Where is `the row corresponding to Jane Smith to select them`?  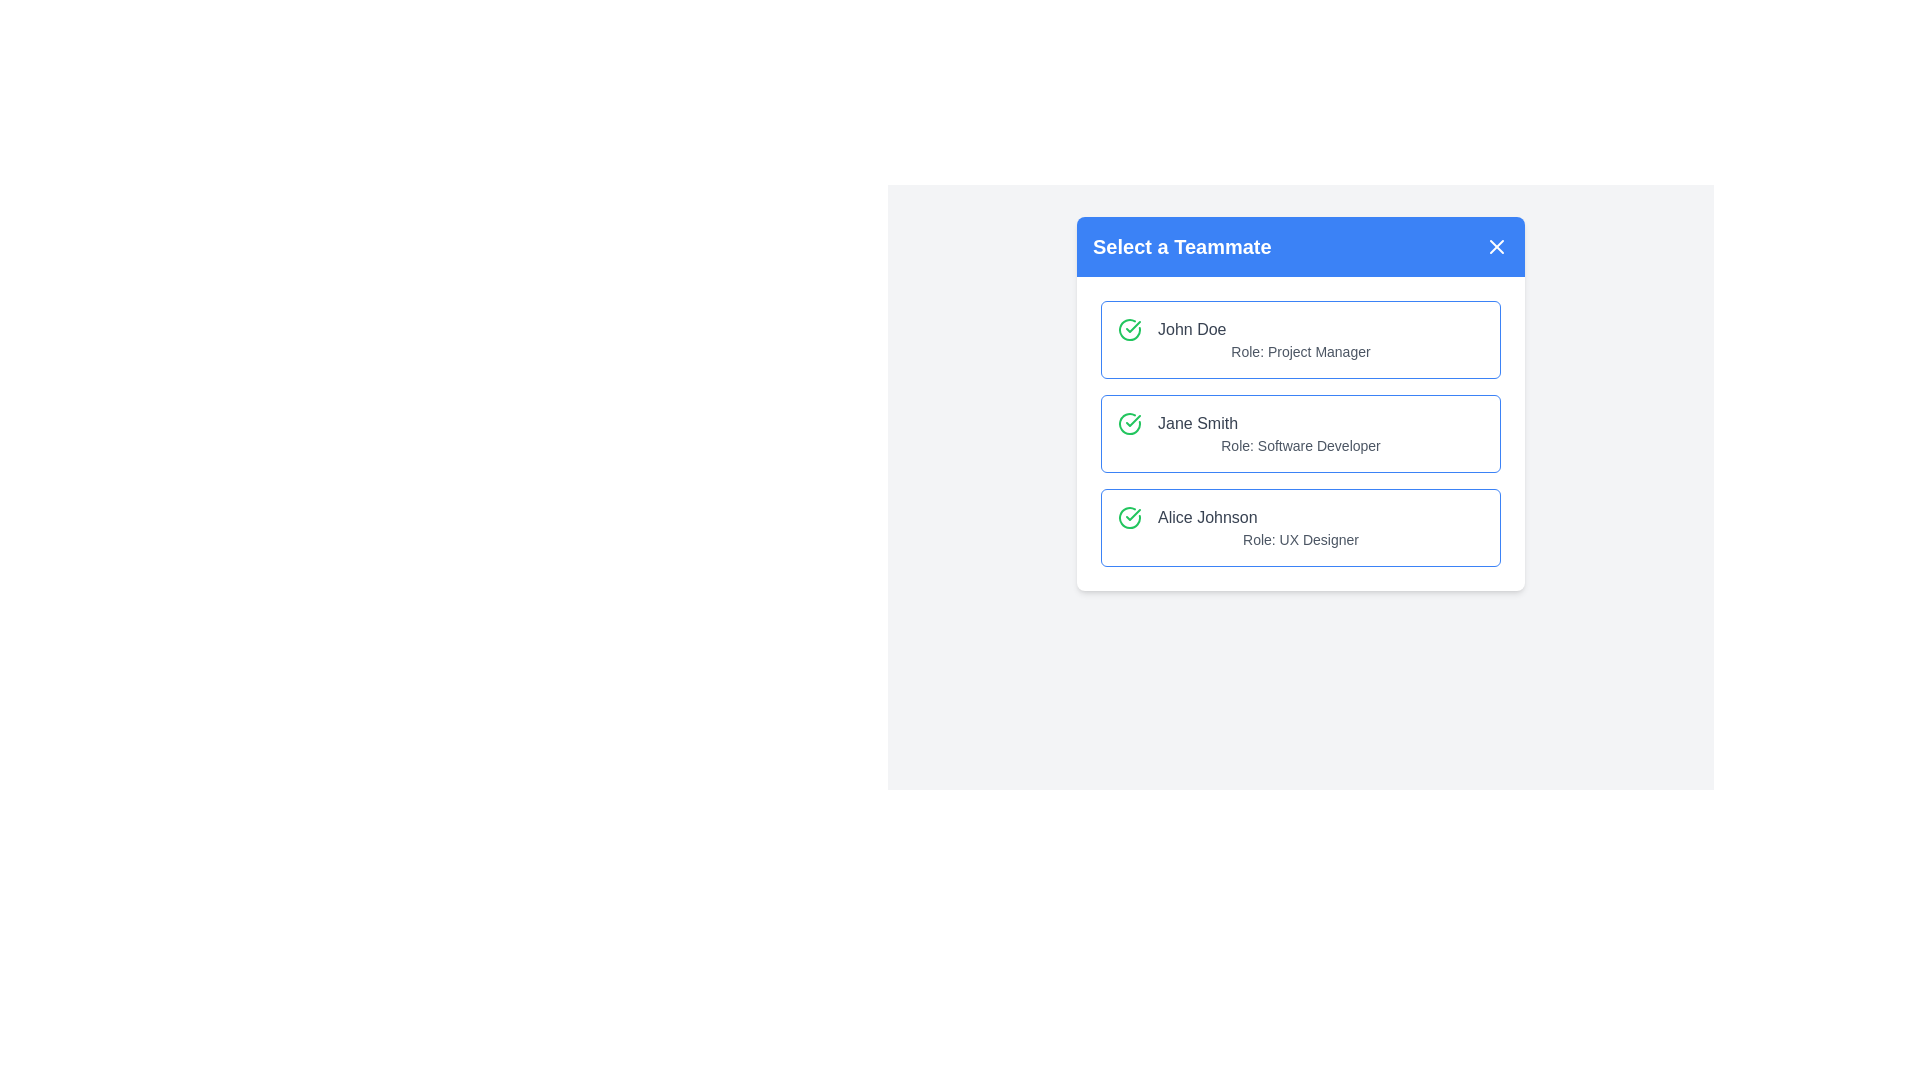
the row corresponding to Jane Smith to select them is located at coordinates (1300, 433).